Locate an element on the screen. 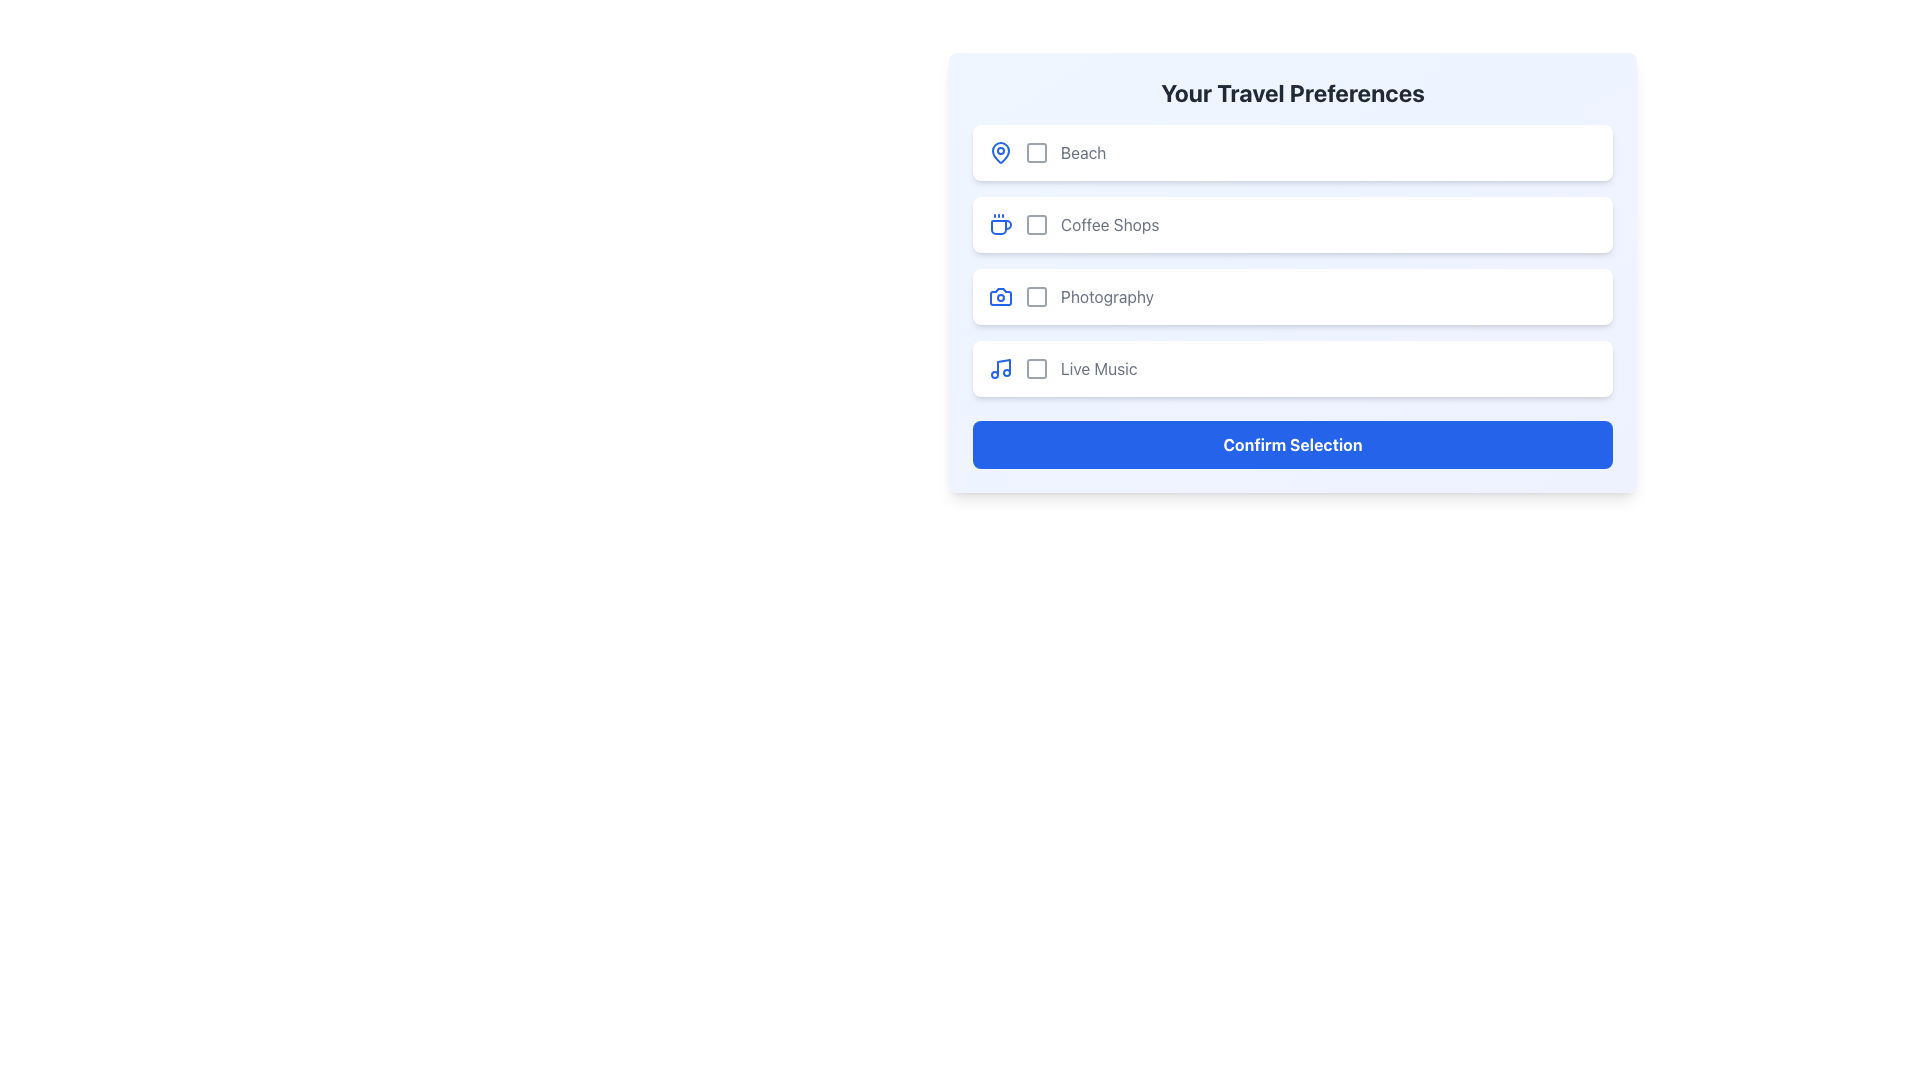 Image resolution: width=1920 pixels, height=1080 pixels. the 'Beach' preference icon or marker, which is positioned between a location pin icon and the text 'Beach' in the first row of travel preferences is located at coordinates (1036, 152).